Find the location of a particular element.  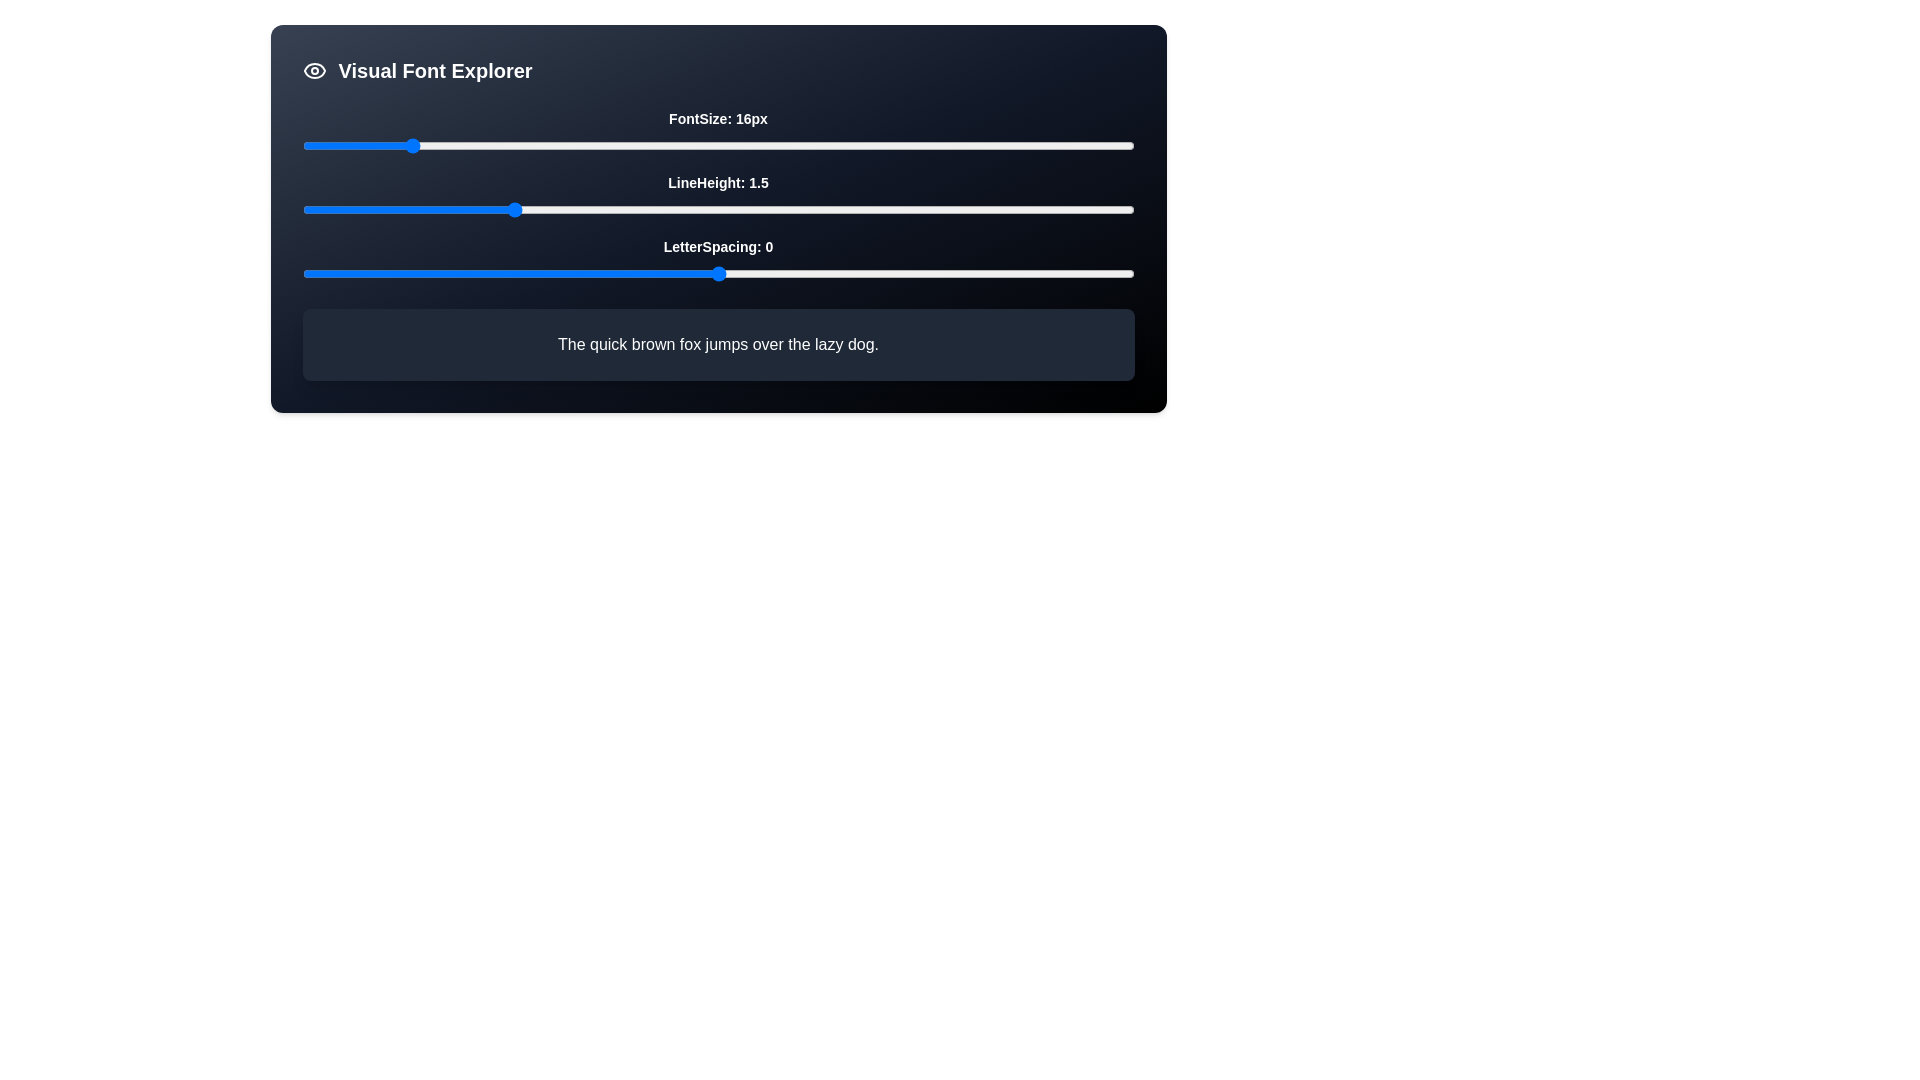

the line height slider to 1 is located at coordinates (301, 209).